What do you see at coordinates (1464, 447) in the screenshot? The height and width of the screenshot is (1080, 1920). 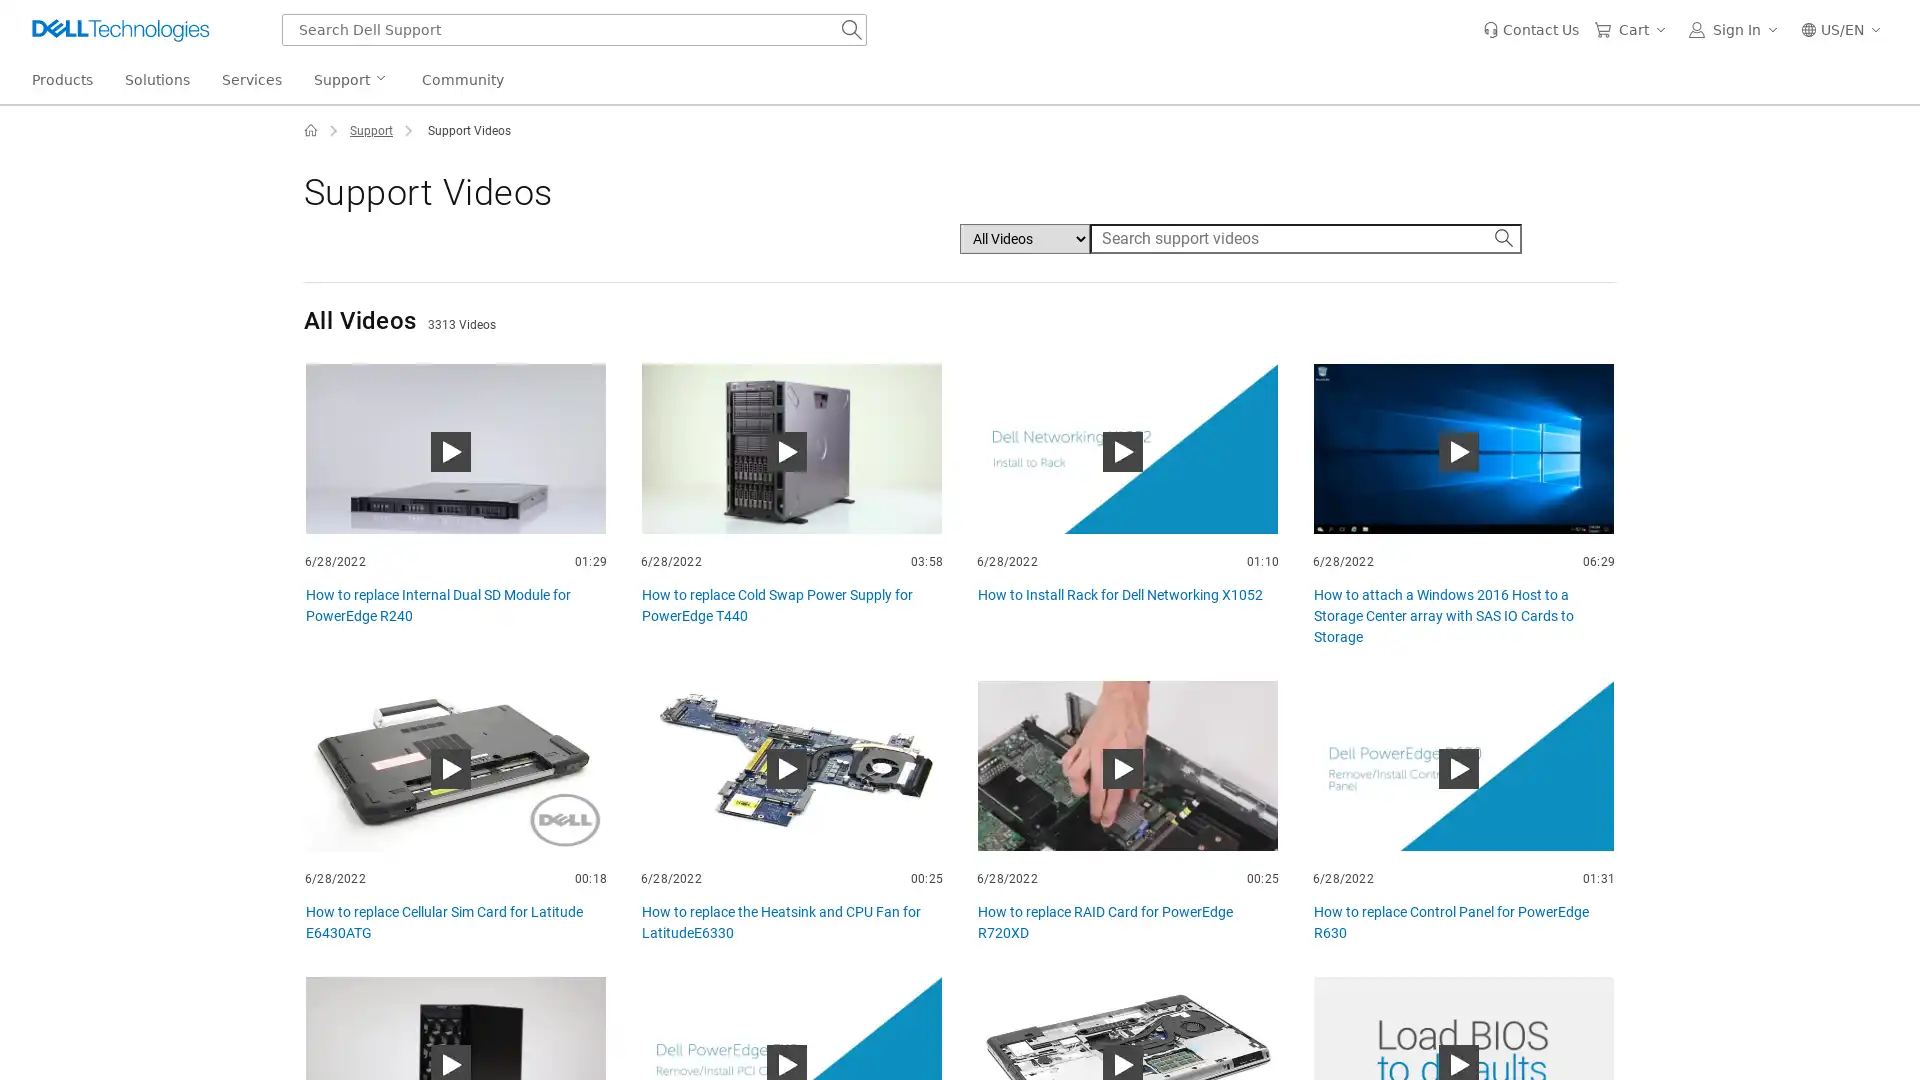 I see `How to attach a Windows 2016 Host to a Storage Center array with SAS IO Cards to Storage Play` at bounding box center [1464, 447].